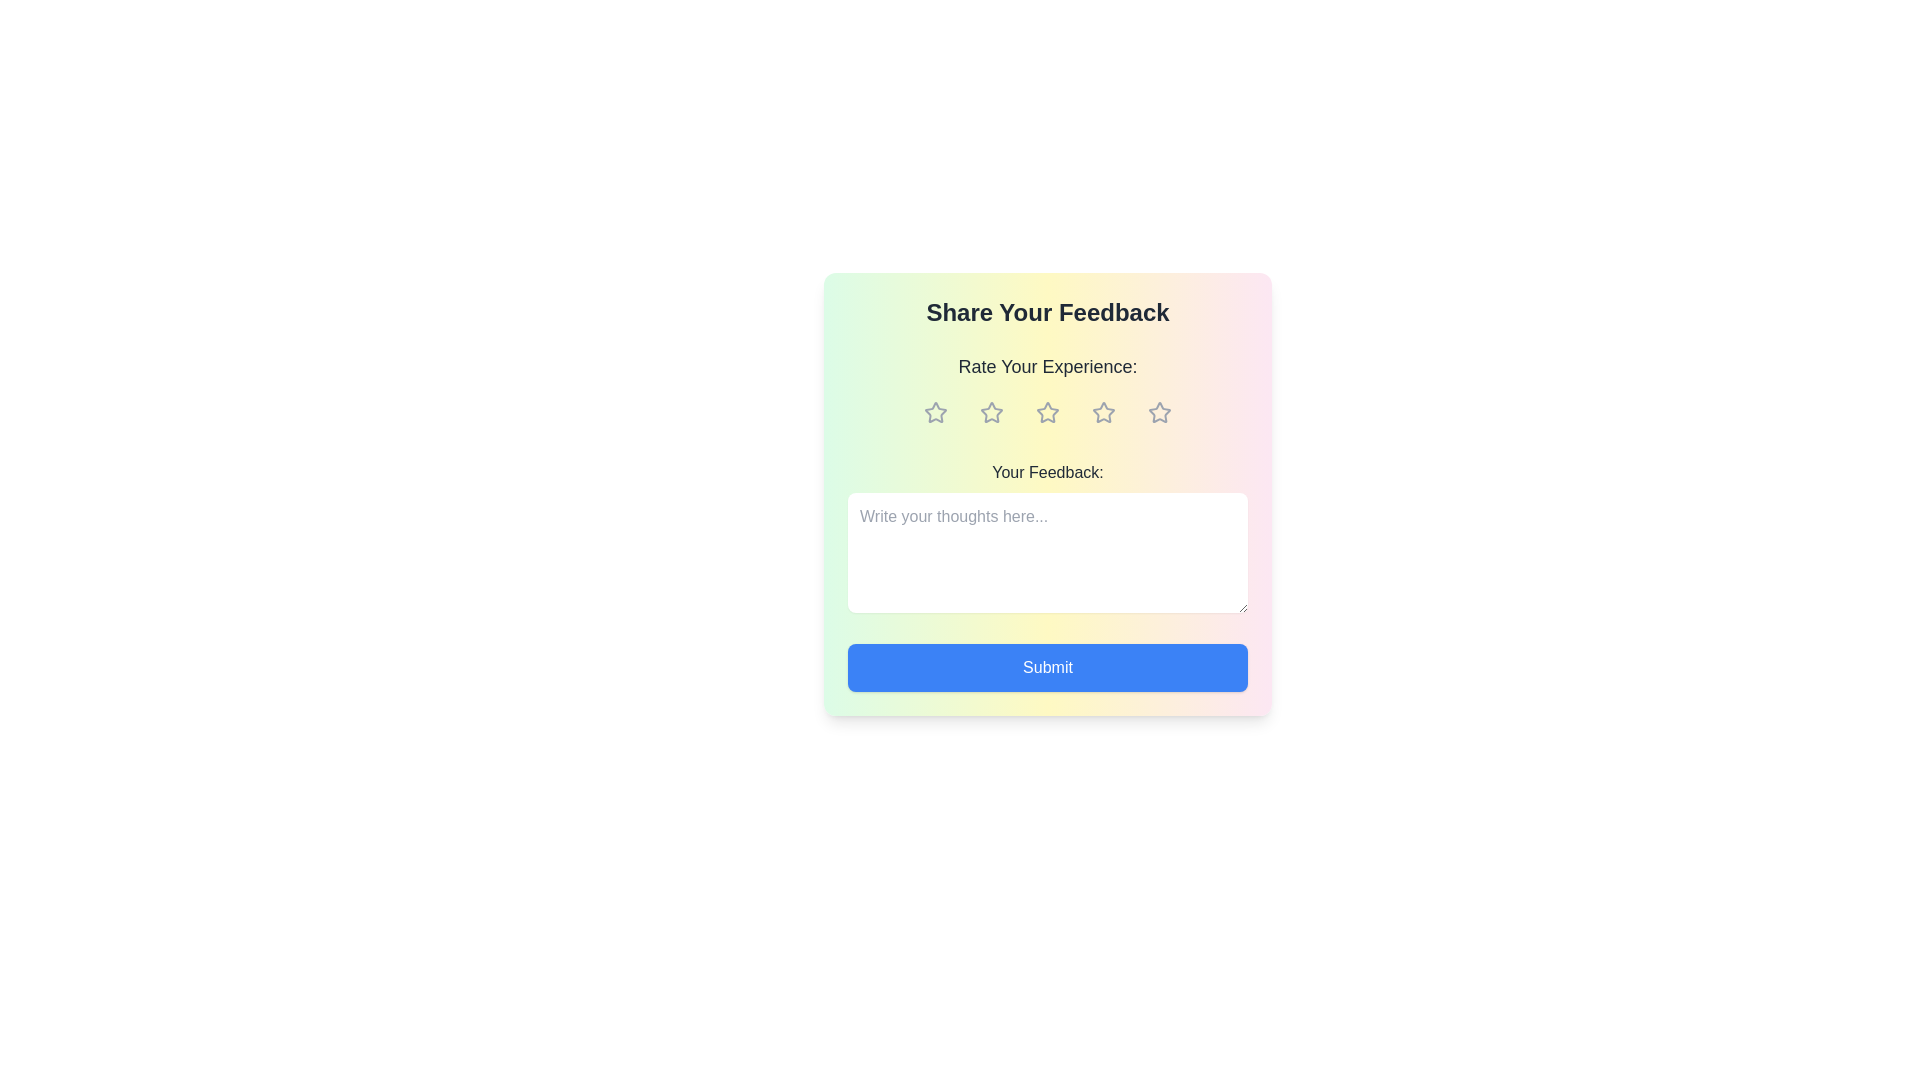 The height and width of the screenshot is (1080, 1920). What do you see at coordinates (1046, 411) in the screenshot?
I see `the third star in the rating system` at bounding box center [1046, 411].